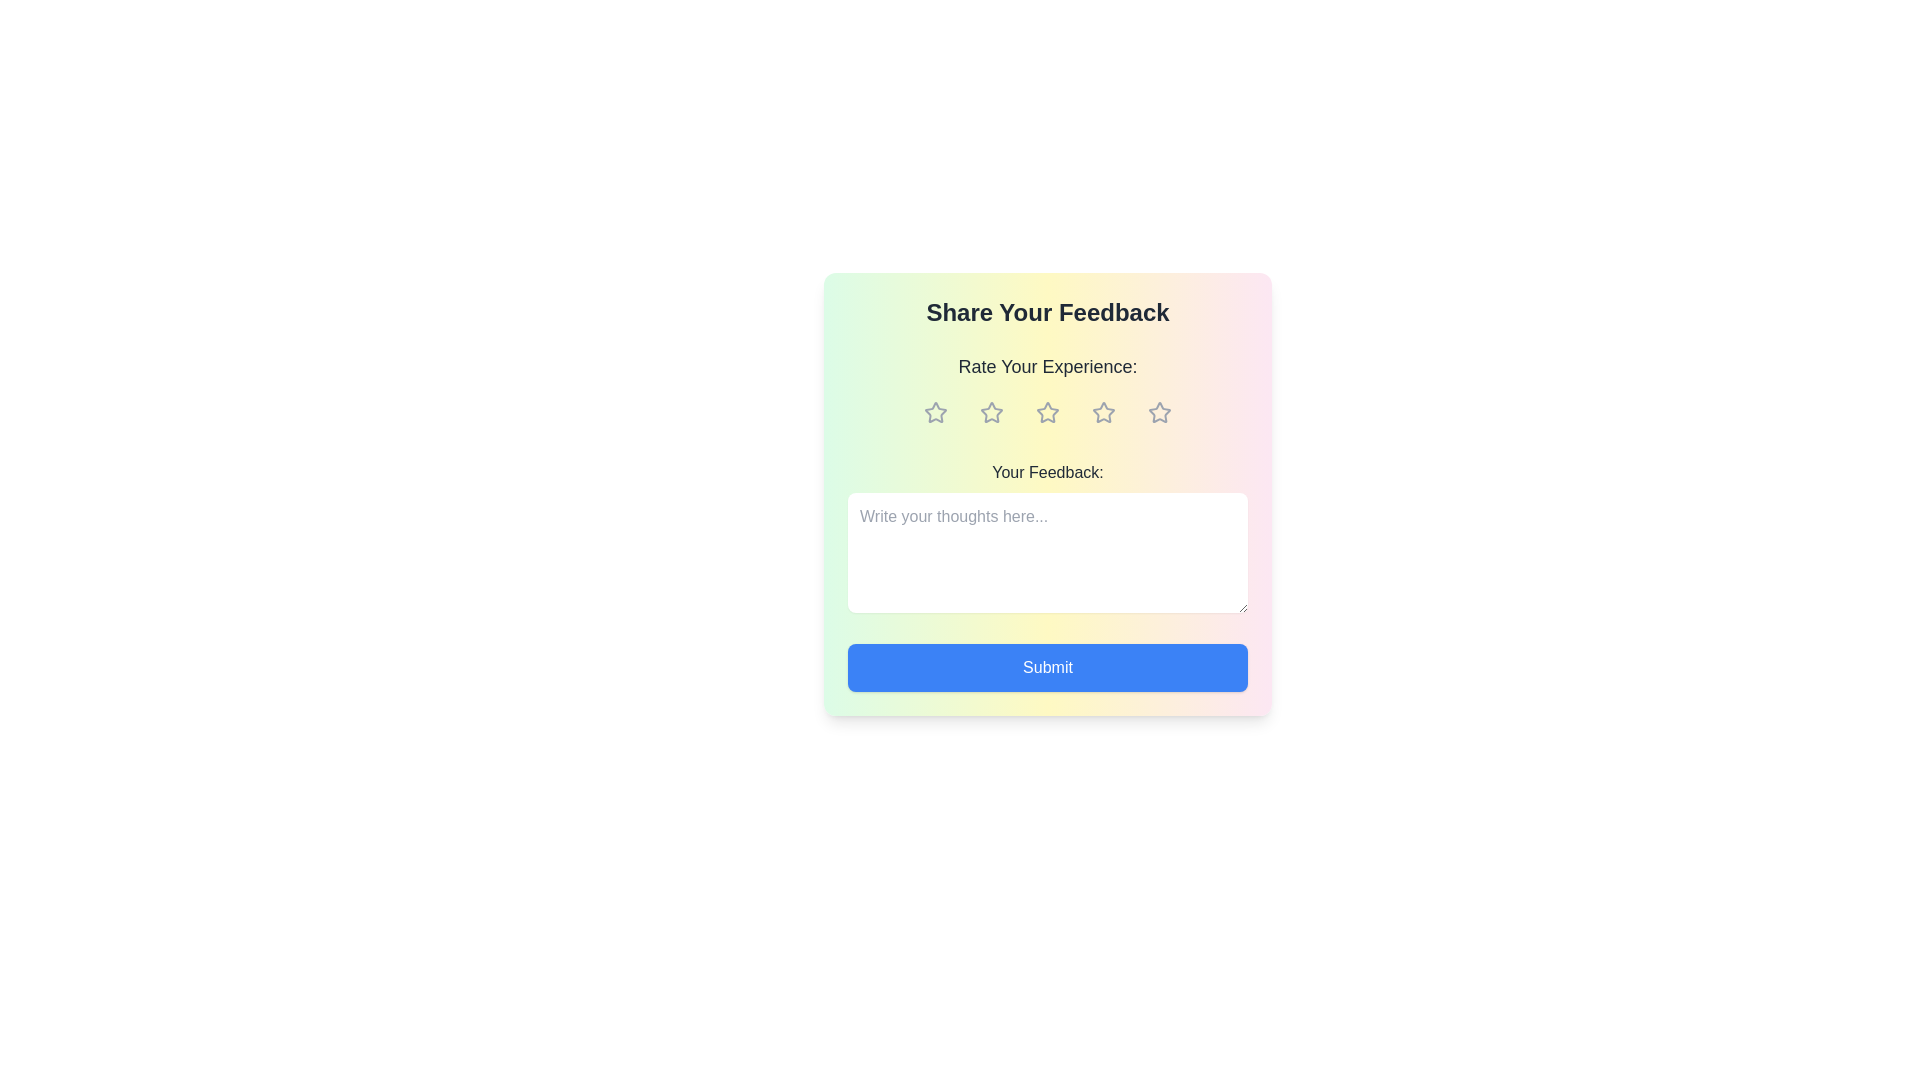 The height and width of the screenshot is (1080, 1920). What do you see at coordinates (1046, 411) in the screenshot?
I see `the third star in the rating system` at bounding box center [1046, 411].